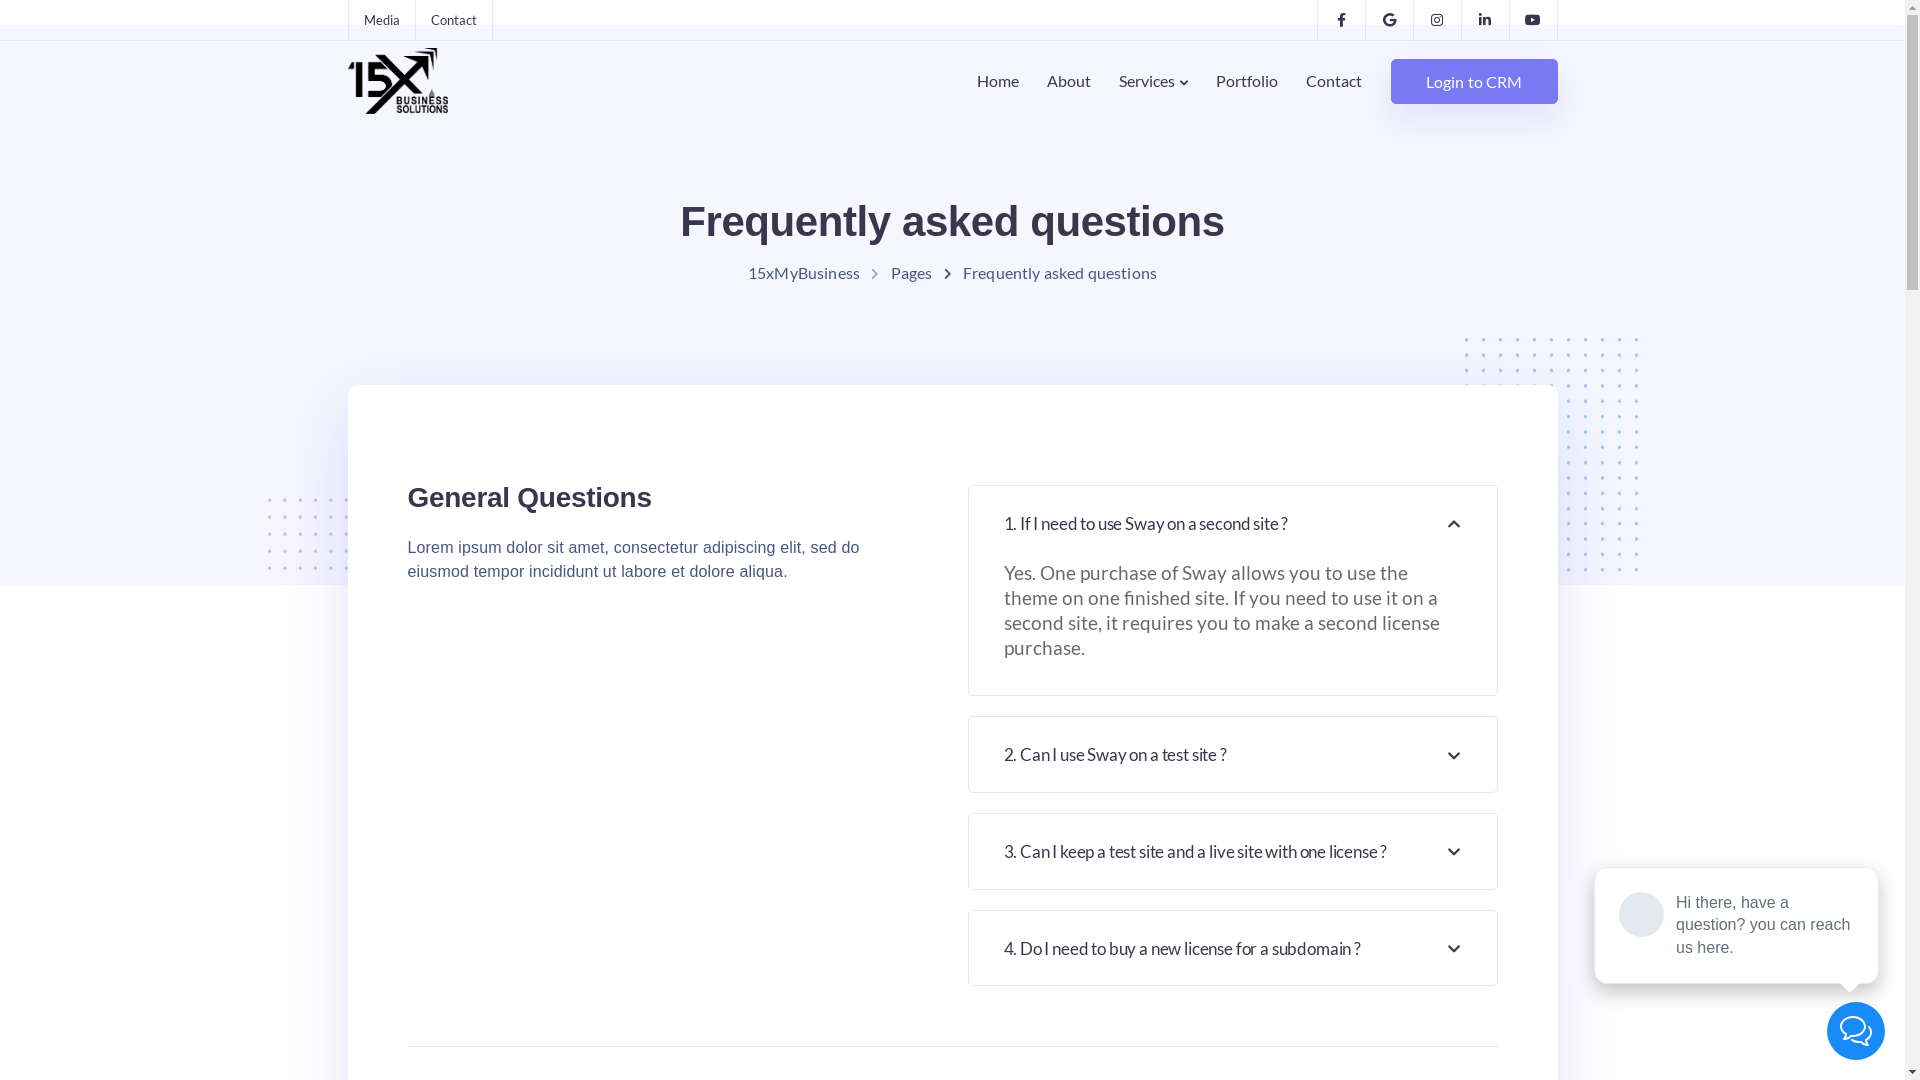 The width and height of the screenshot is (1920, 1080). What do you see at coordinates (1127, 649) in the screenshot?
I see `'CRM Comparison Tool'` at bounding box center [1127, 649].